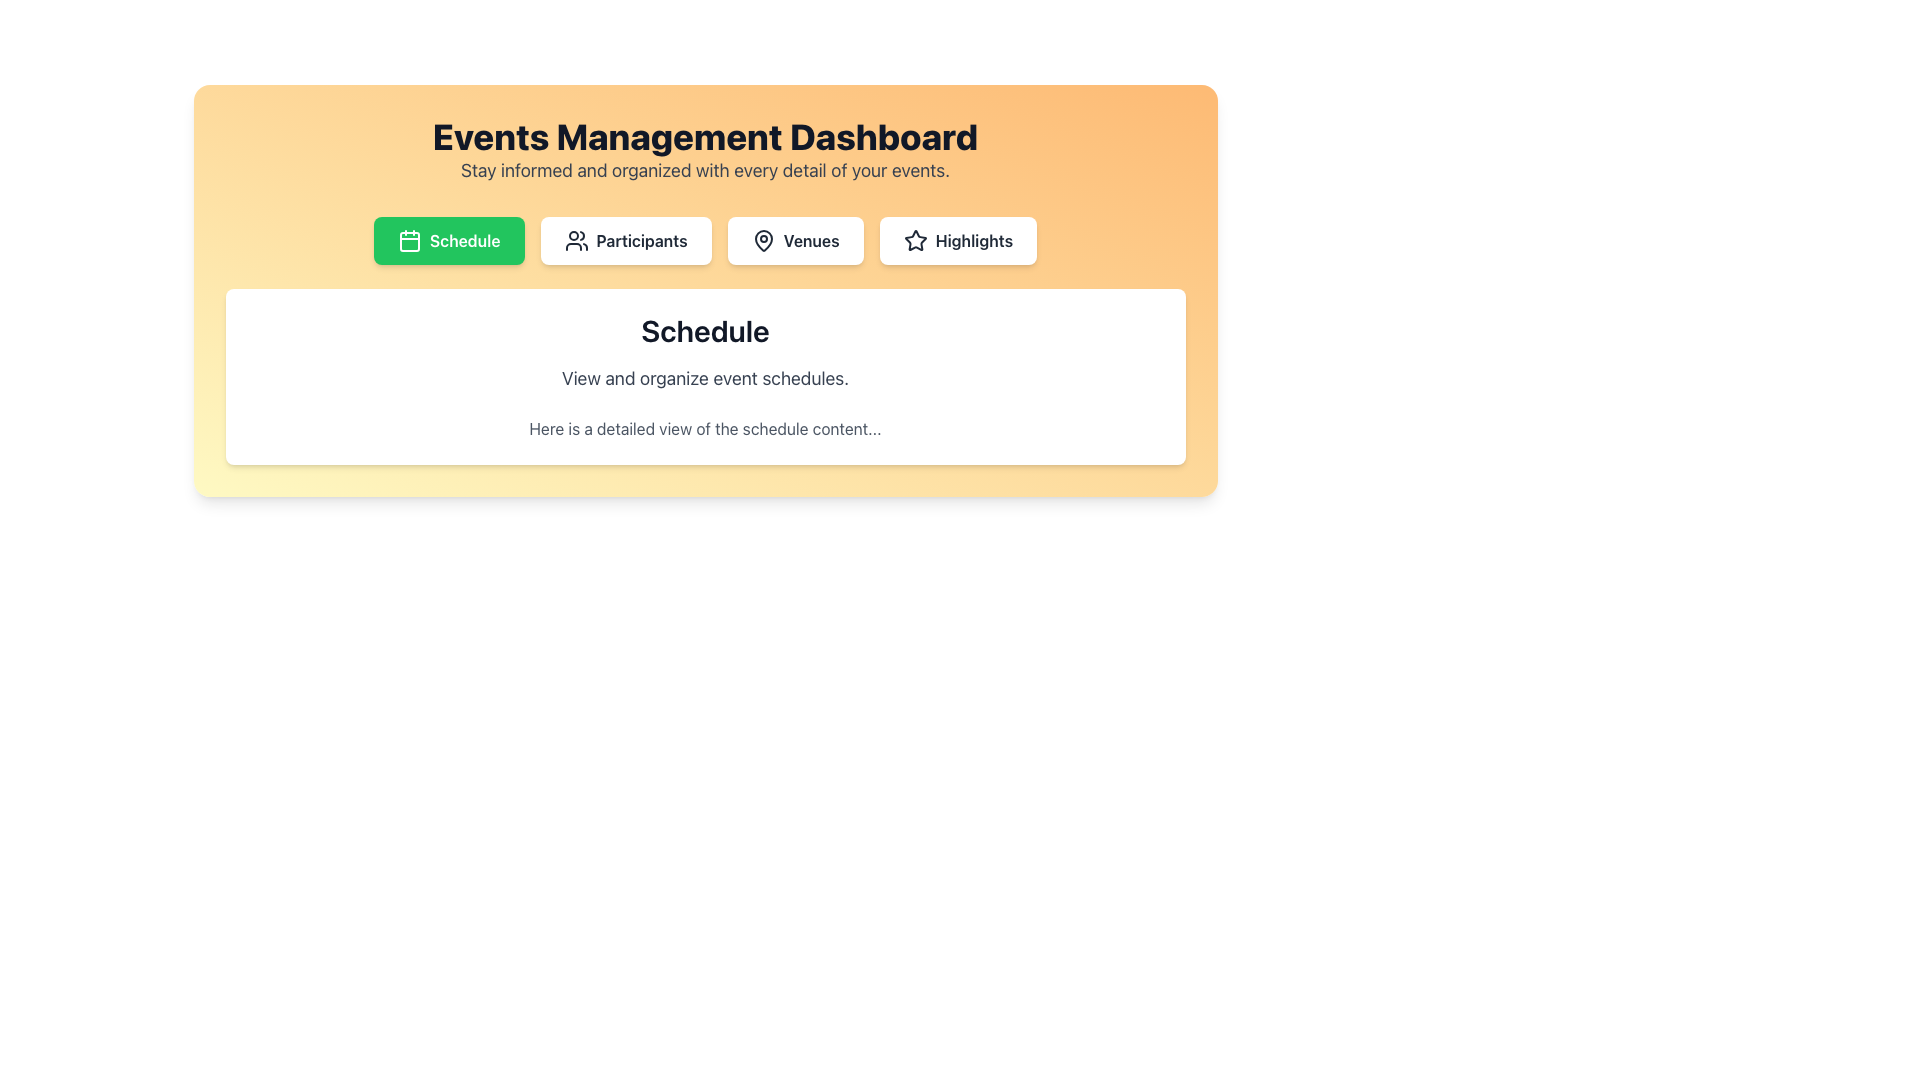  I want to click on the star icon located within the Highlights button on the Events Management Dashboard interface, which visually represents the 'Highlights' section, so click(914, 239).